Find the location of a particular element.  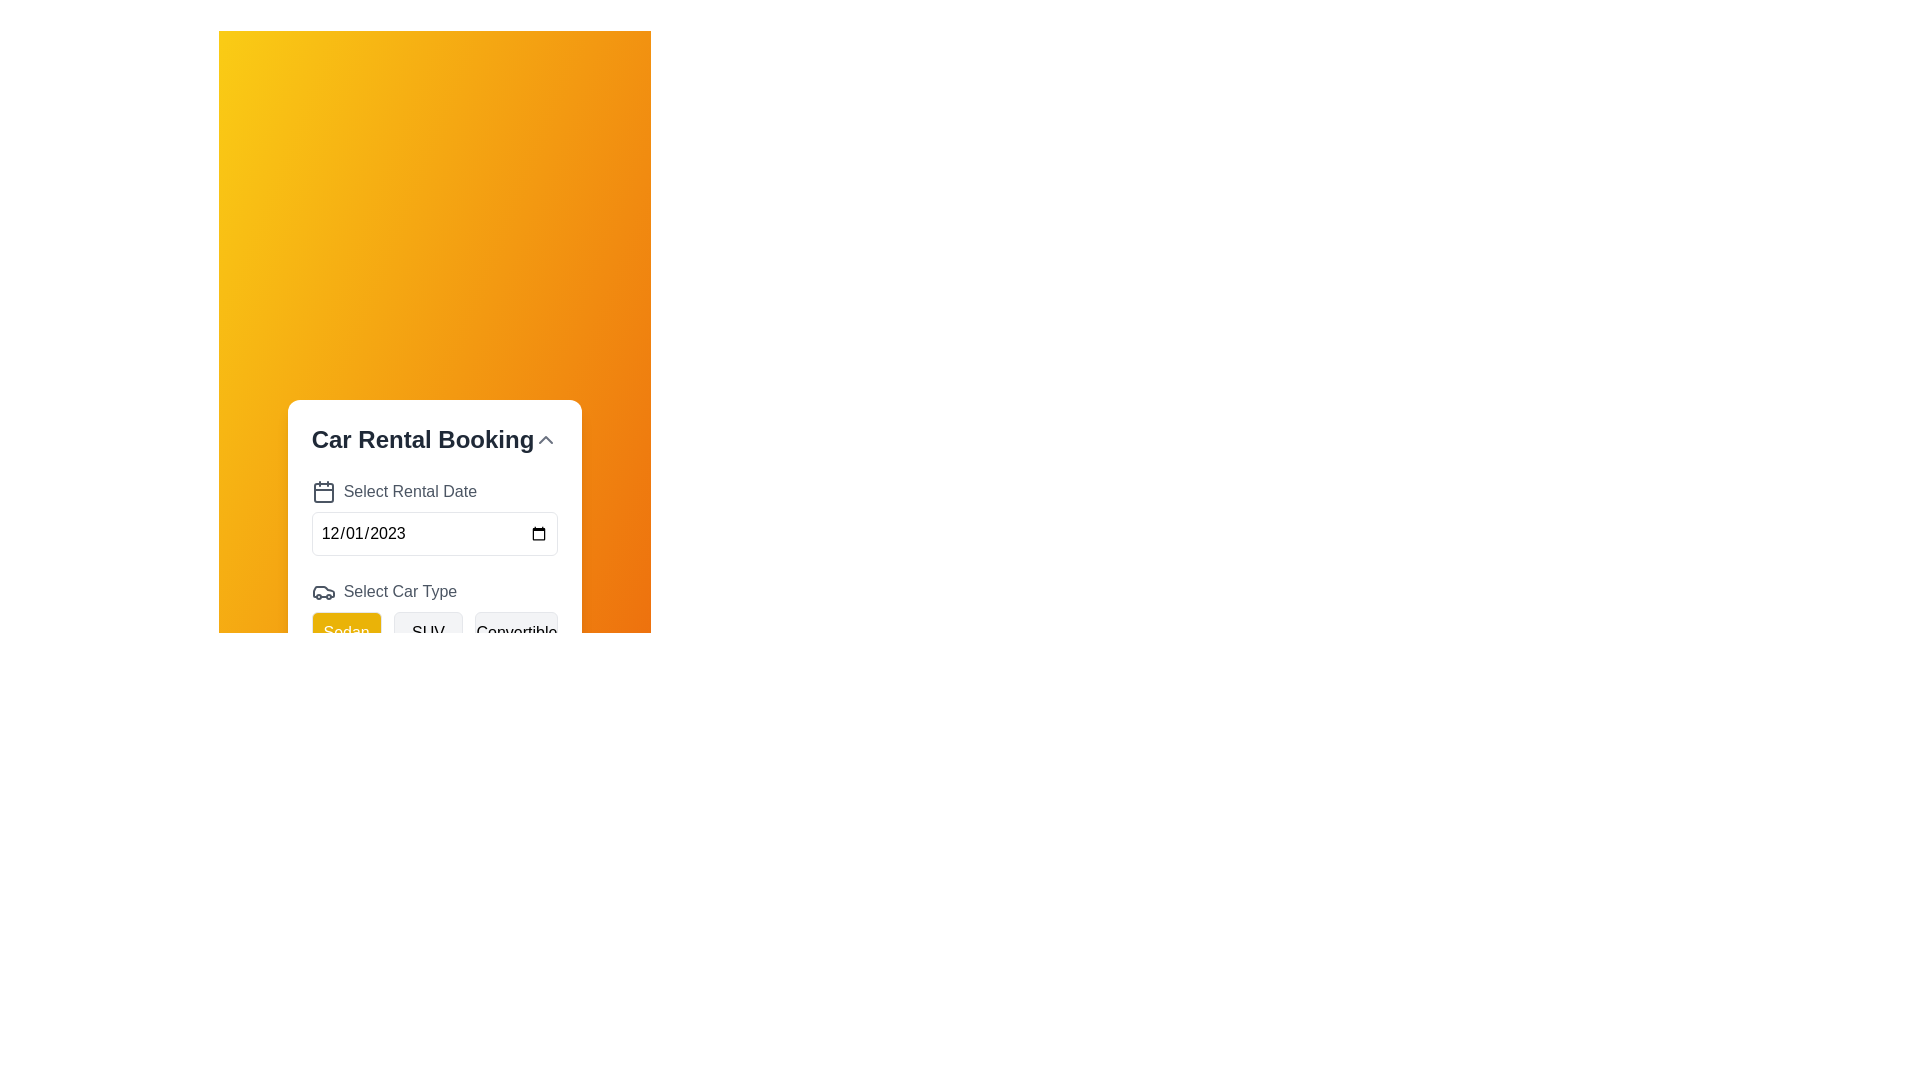

the 'Convertible' button, which is the third button in the 'Select Car Type' section is located at coordinates (516, 632).